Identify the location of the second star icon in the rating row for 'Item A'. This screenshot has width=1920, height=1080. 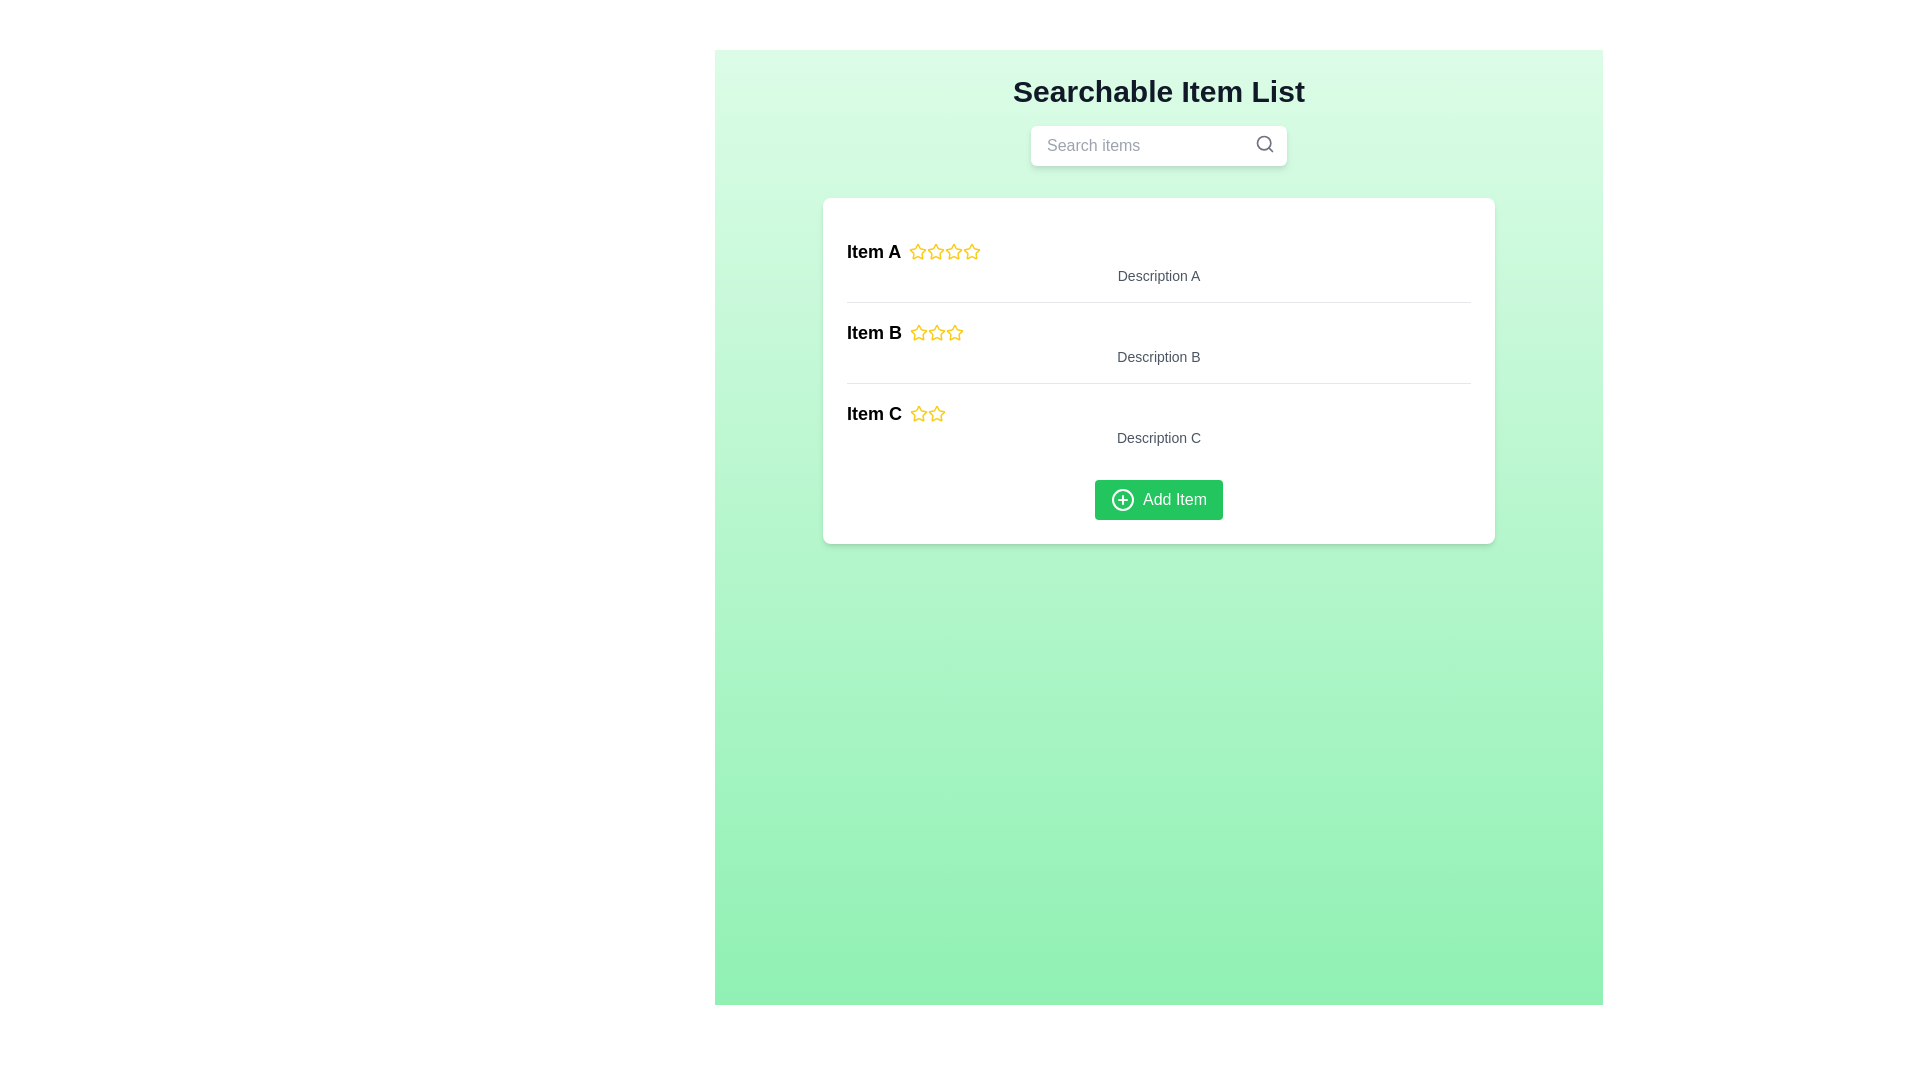
(935, 250).